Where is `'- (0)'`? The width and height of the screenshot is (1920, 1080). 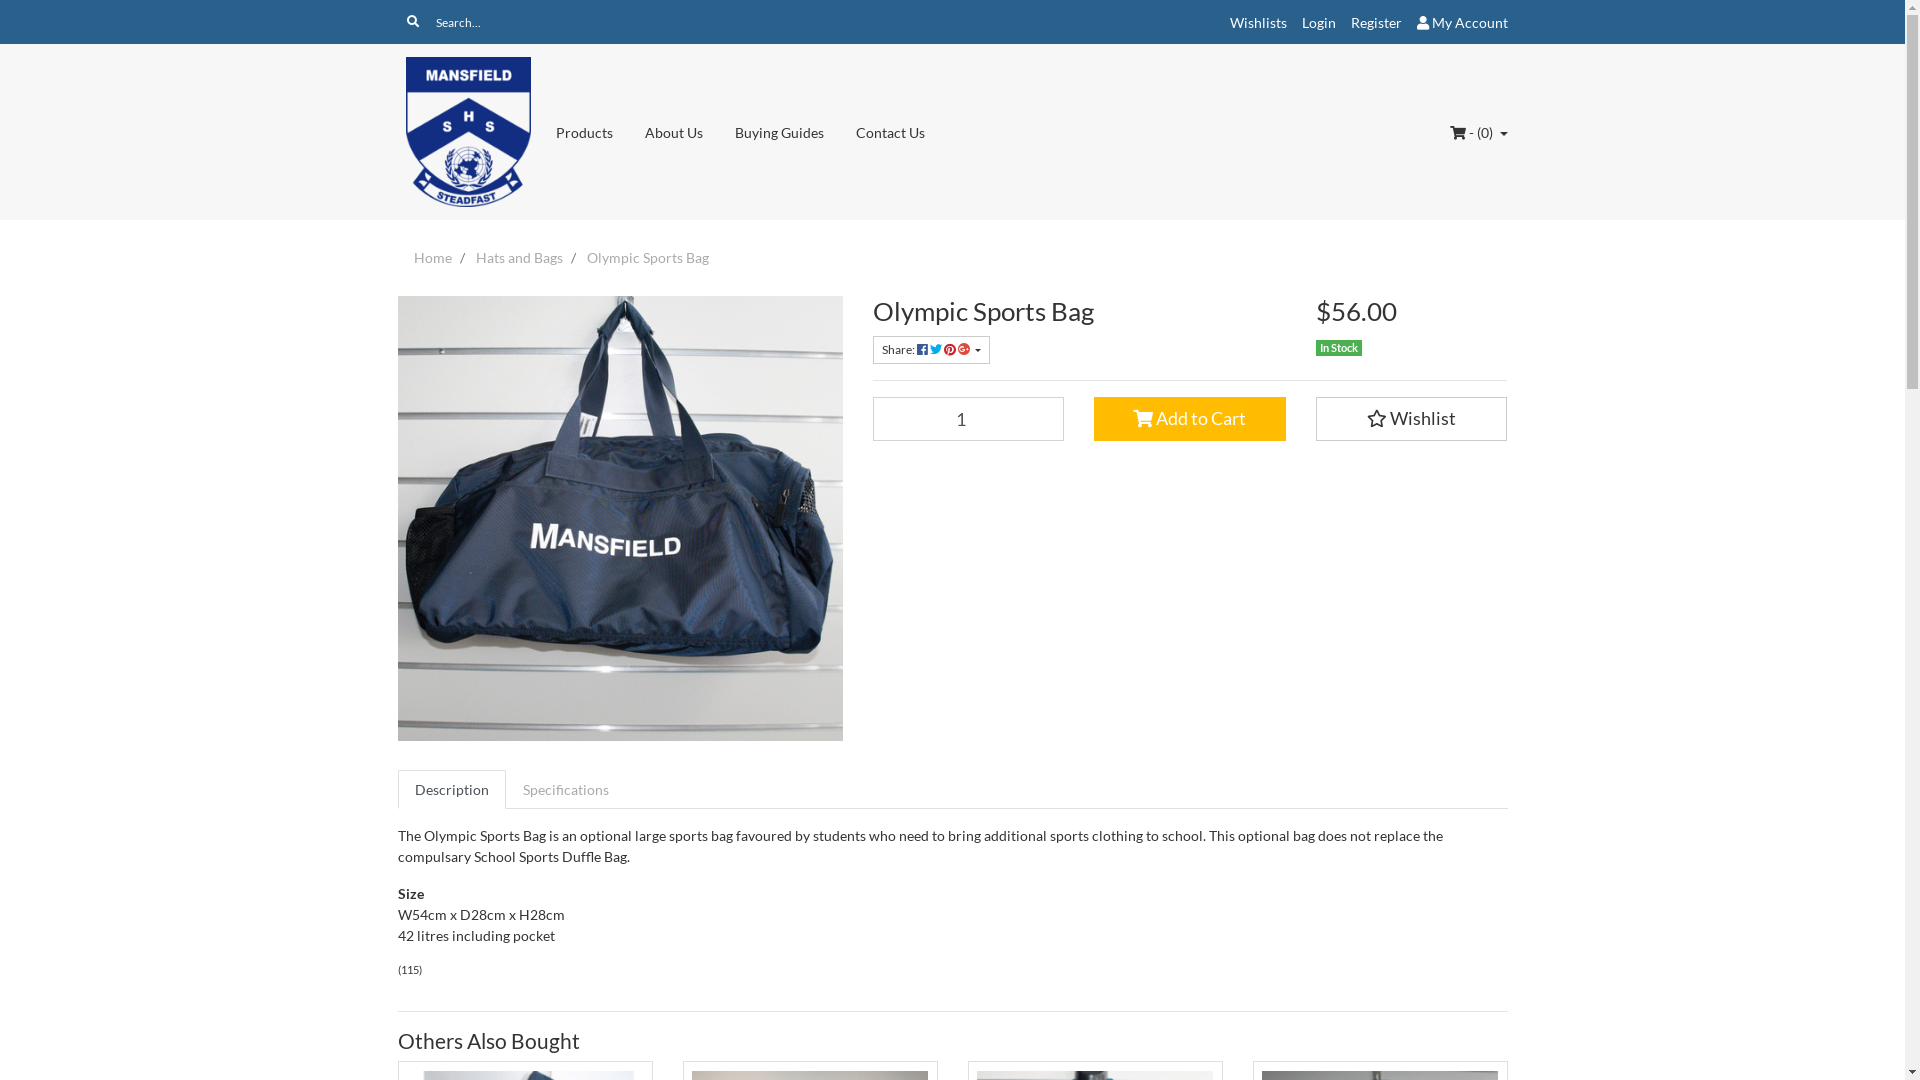
'- (0)' is located at coordinates (1478, 132).